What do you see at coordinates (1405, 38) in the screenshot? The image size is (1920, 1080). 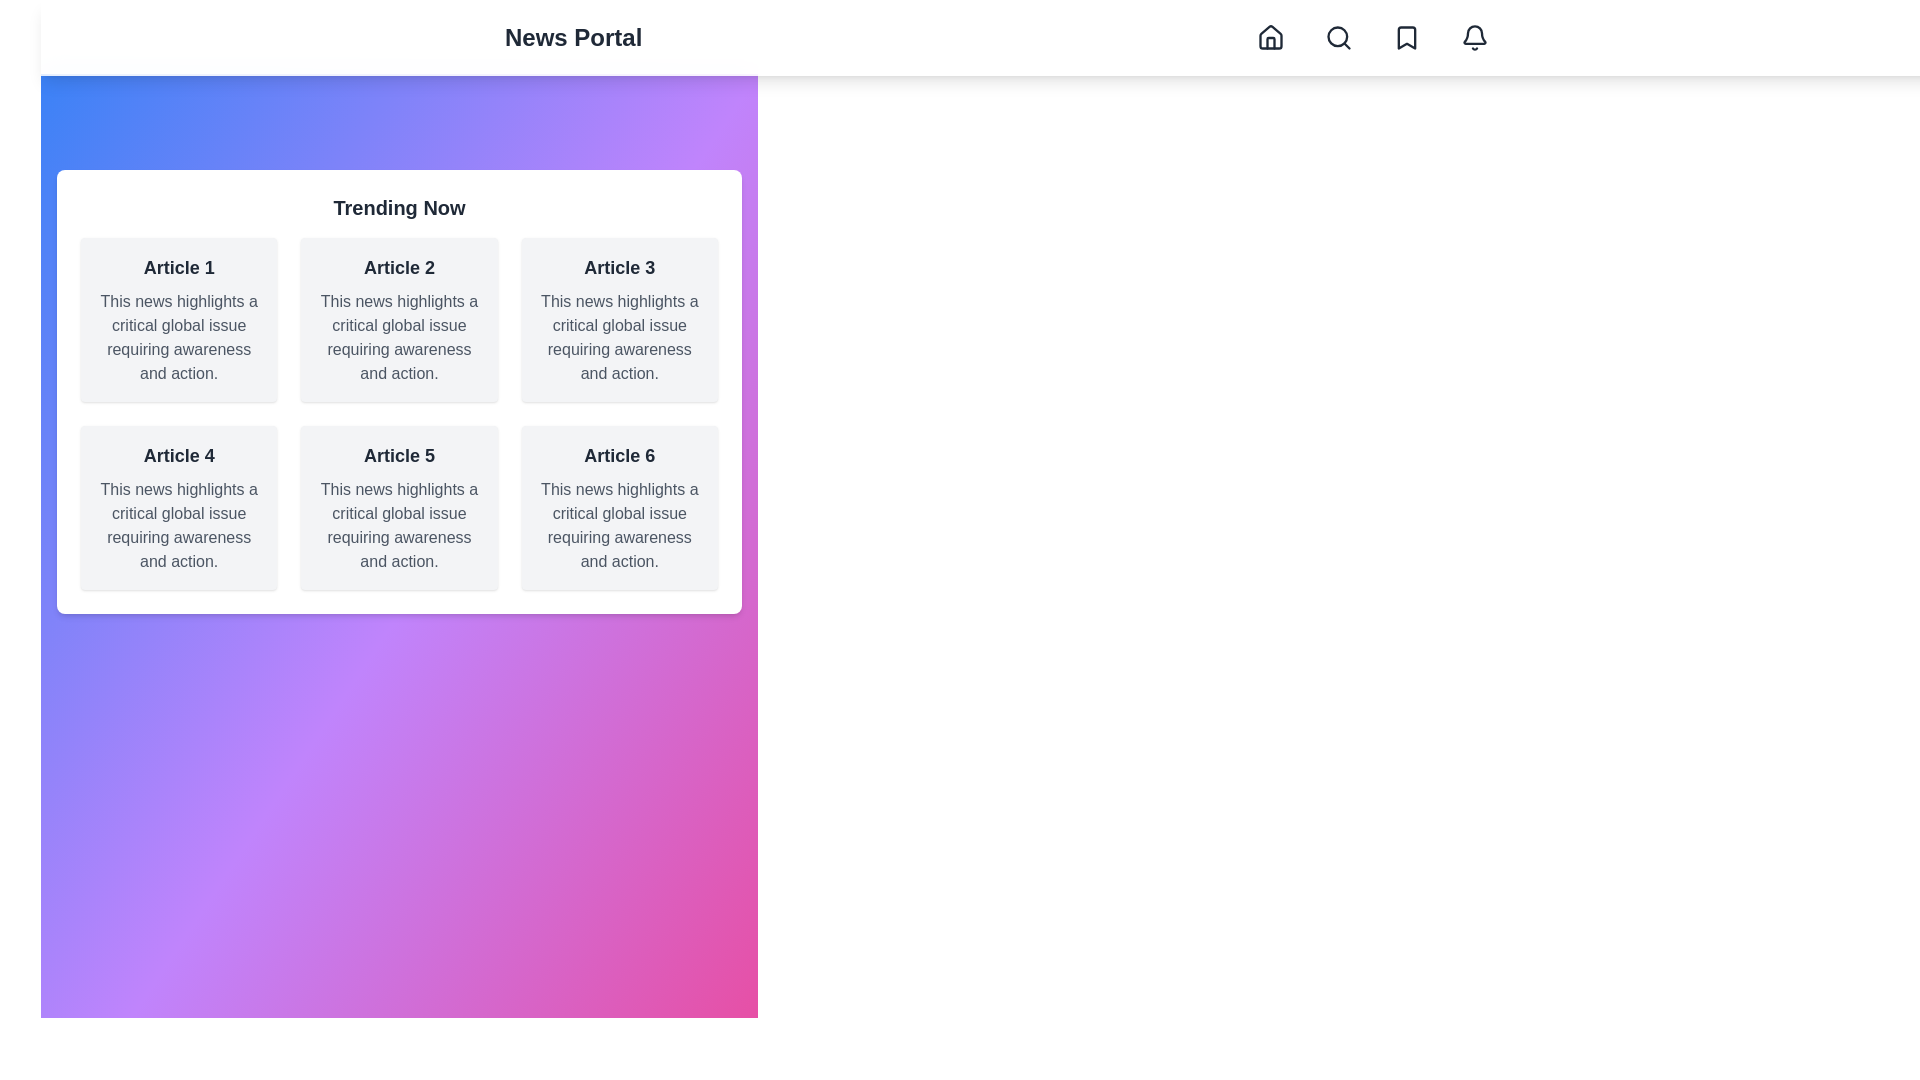 I see `the Bookmark navigation button` at bounding box center [1405, 38].